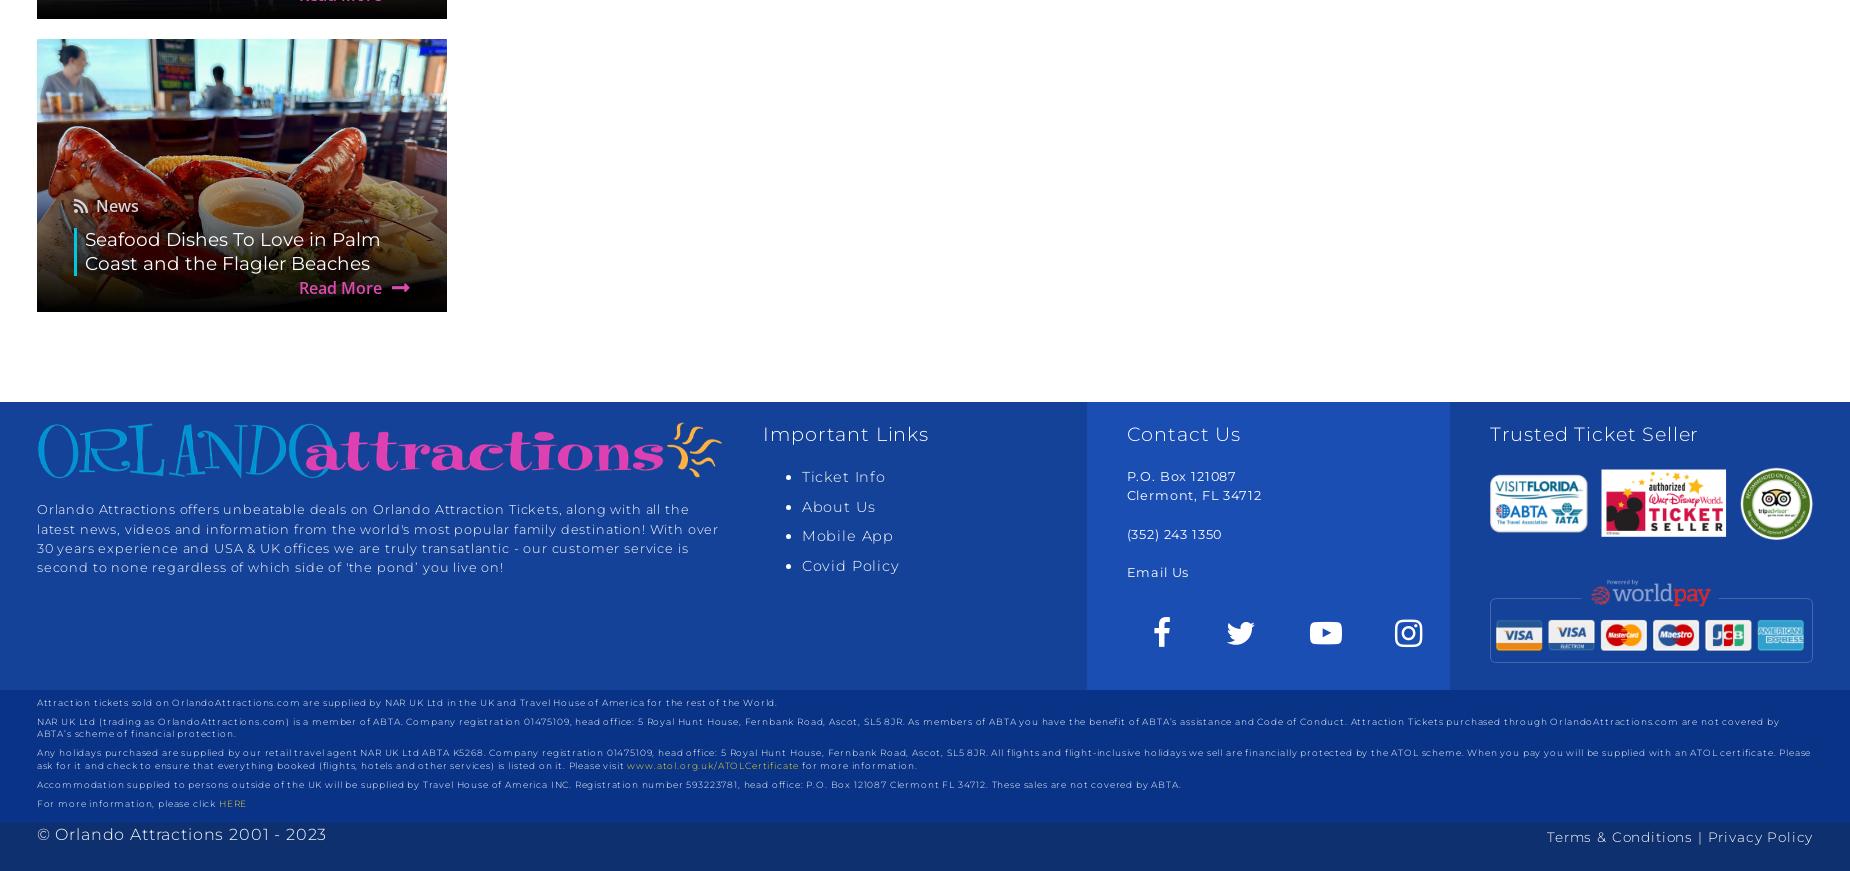 This screenshot has height=871, width=1850. Describe the element at coordinates (376, 538) in the screenshot. I see `'Orlando Attractions offers unbeatable deals on Orlando Attraction Tickets, along with all the latest news, videos and information from the world's most popular family destination! With over 30 years experience and USA & UK offices we are truly transatlantic - our customer service is second to none regardless of which side of 'the pond’ you live on!'` at that location.